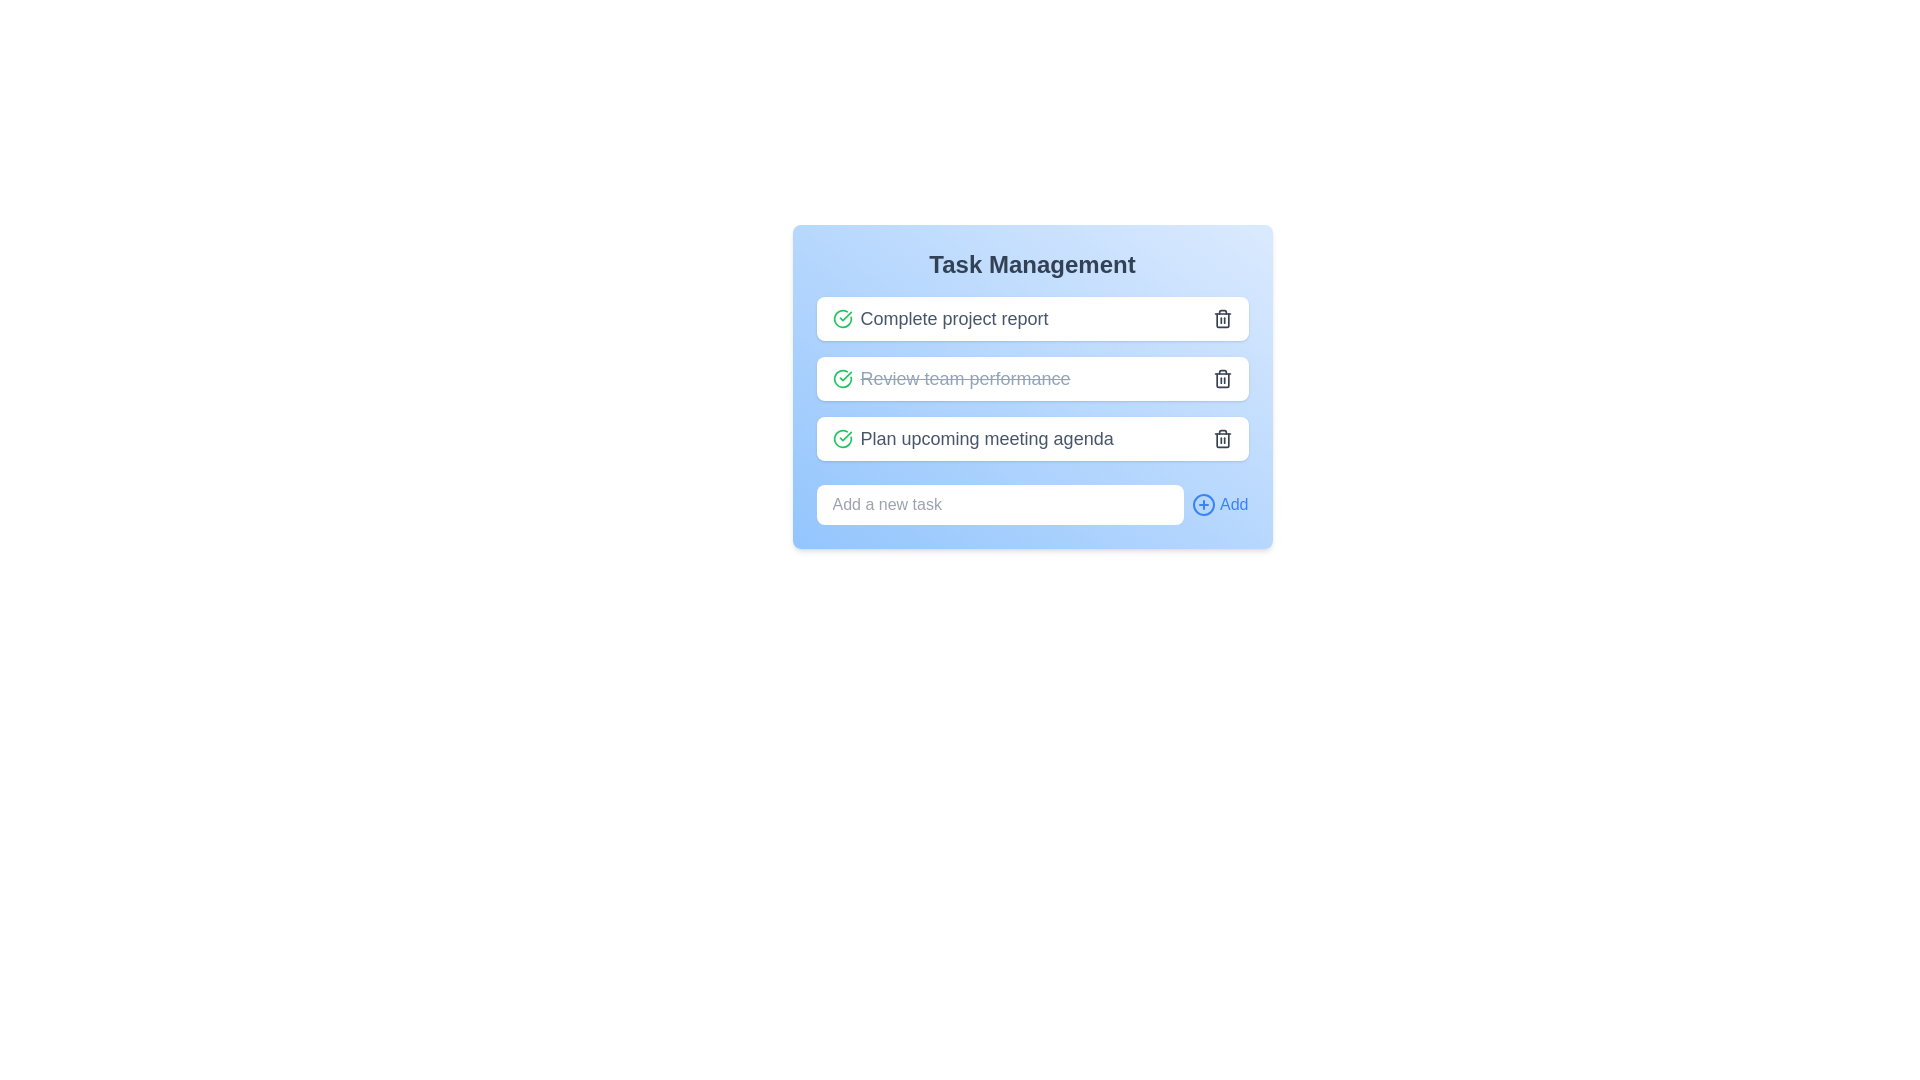  What do you see at coordinates (1032, 438) in the screenshot?
I see `the checkmark on the third task item in the task management application to mark it as complete` at bounding box center [1032, 438].